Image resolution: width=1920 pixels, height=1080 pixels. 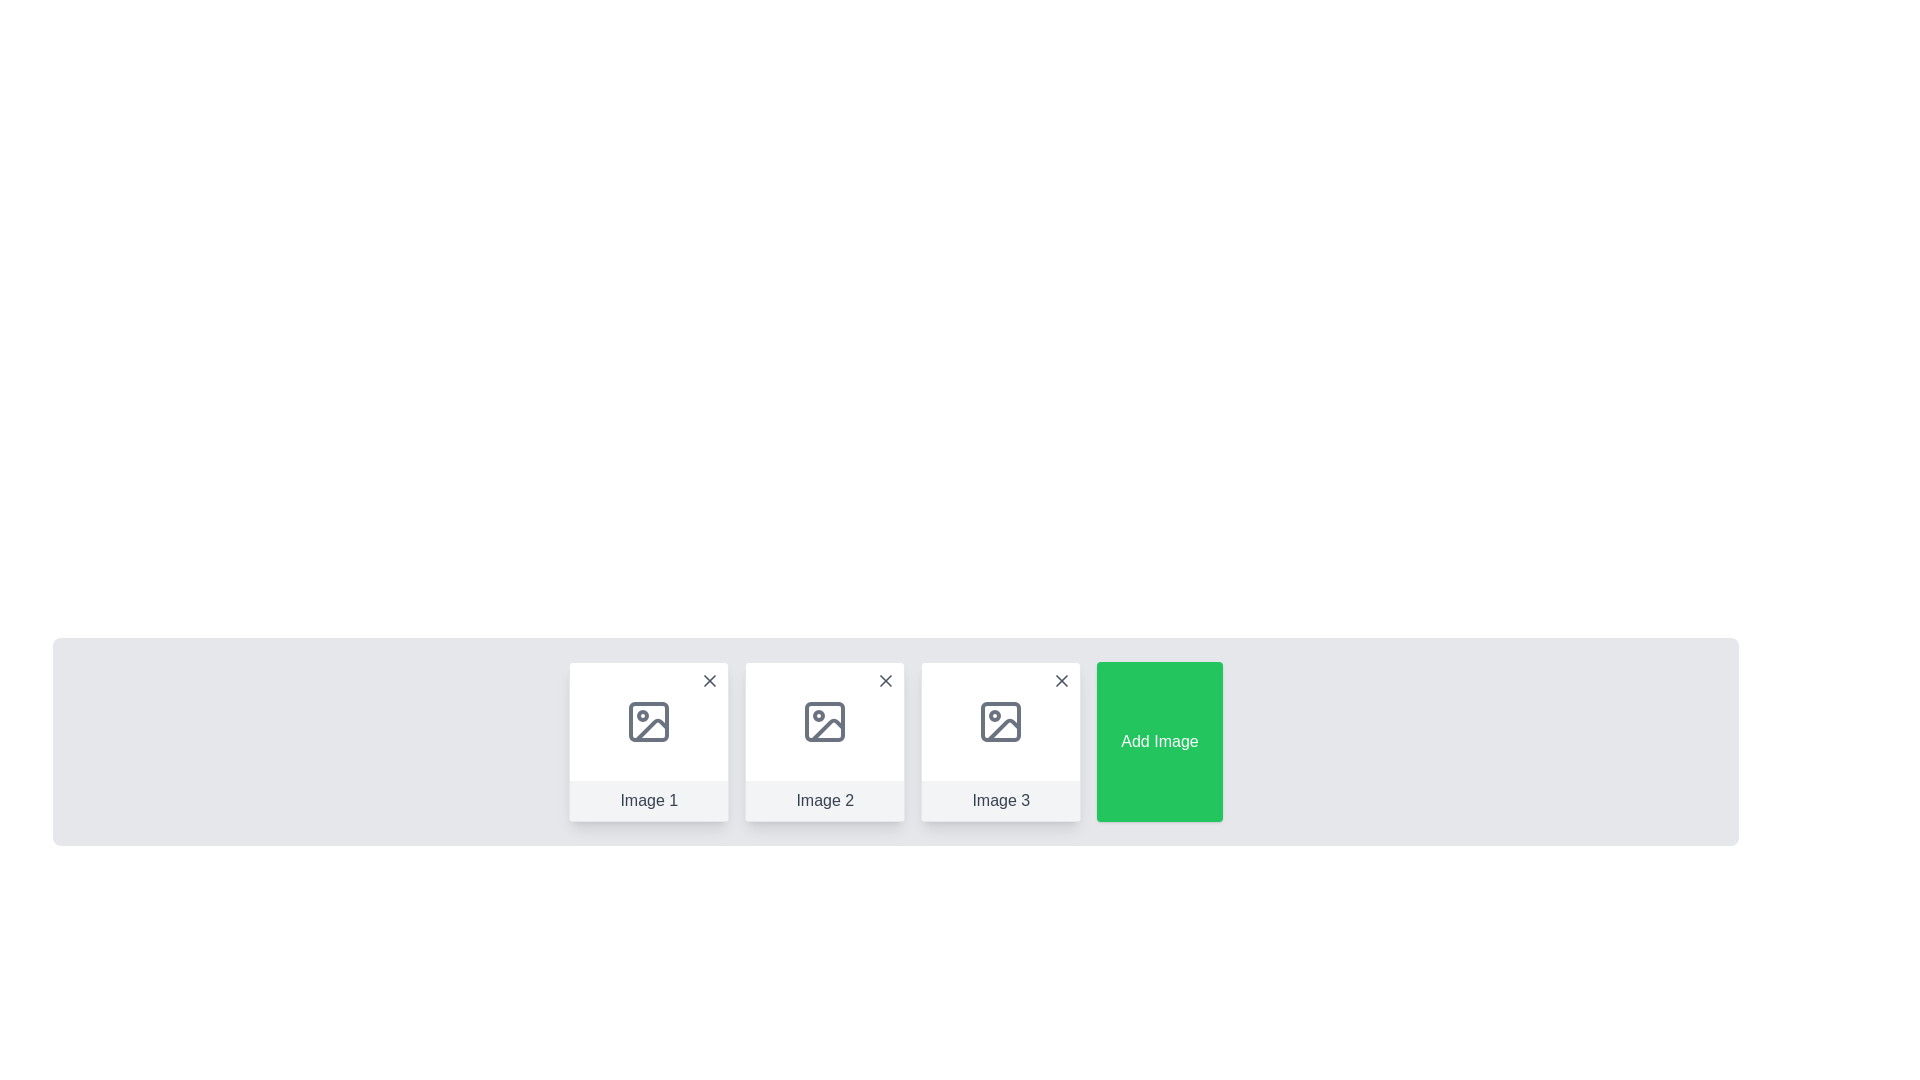 I want to click on the small rectangular block with rounded corners located centrally within the first card labeled 'Image 1', which has a light gray shade, so click(x=649, y=721).